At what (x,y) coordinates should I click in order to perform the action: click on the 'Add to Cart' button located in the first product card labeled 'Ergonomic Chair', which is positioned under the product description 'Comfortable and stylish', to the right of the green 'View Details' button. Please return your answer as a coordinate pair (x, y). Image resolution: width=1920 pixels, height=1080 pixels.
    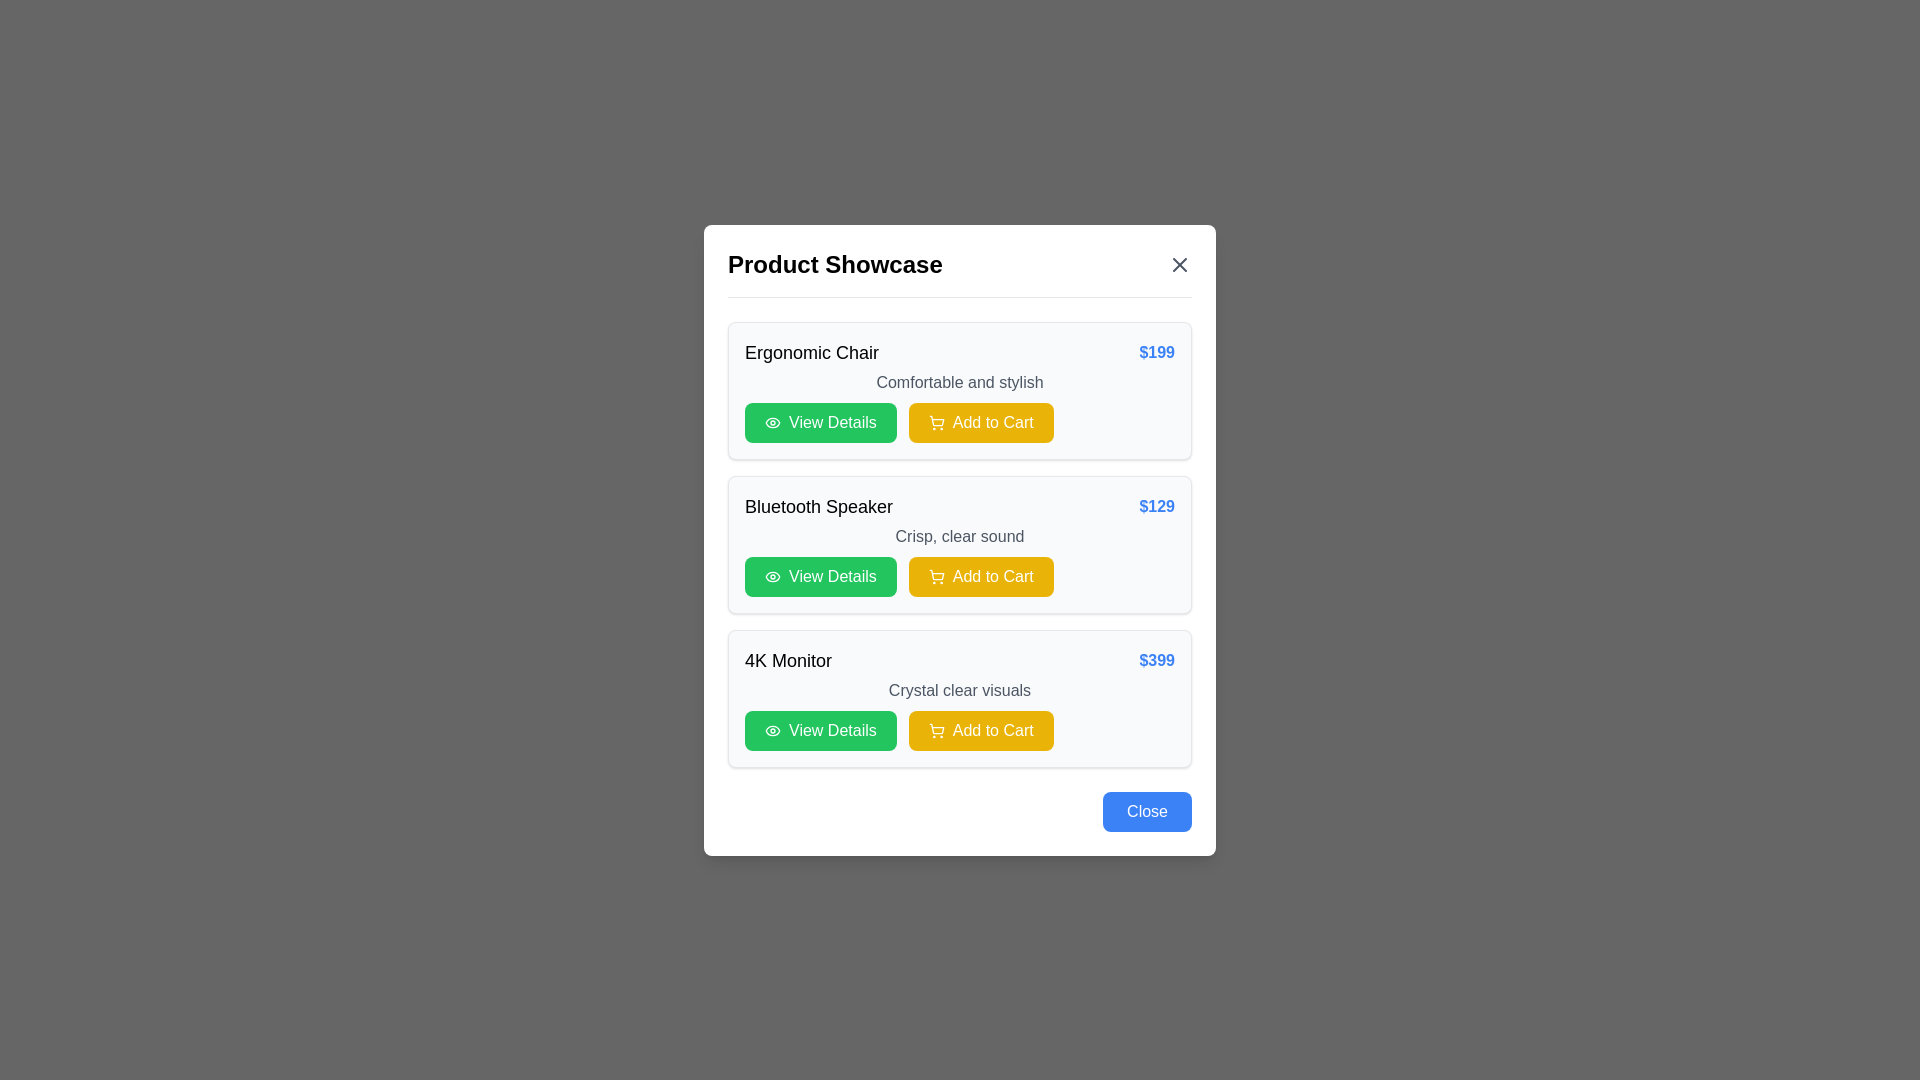
    Looking at the image, I should click on (960, 421).